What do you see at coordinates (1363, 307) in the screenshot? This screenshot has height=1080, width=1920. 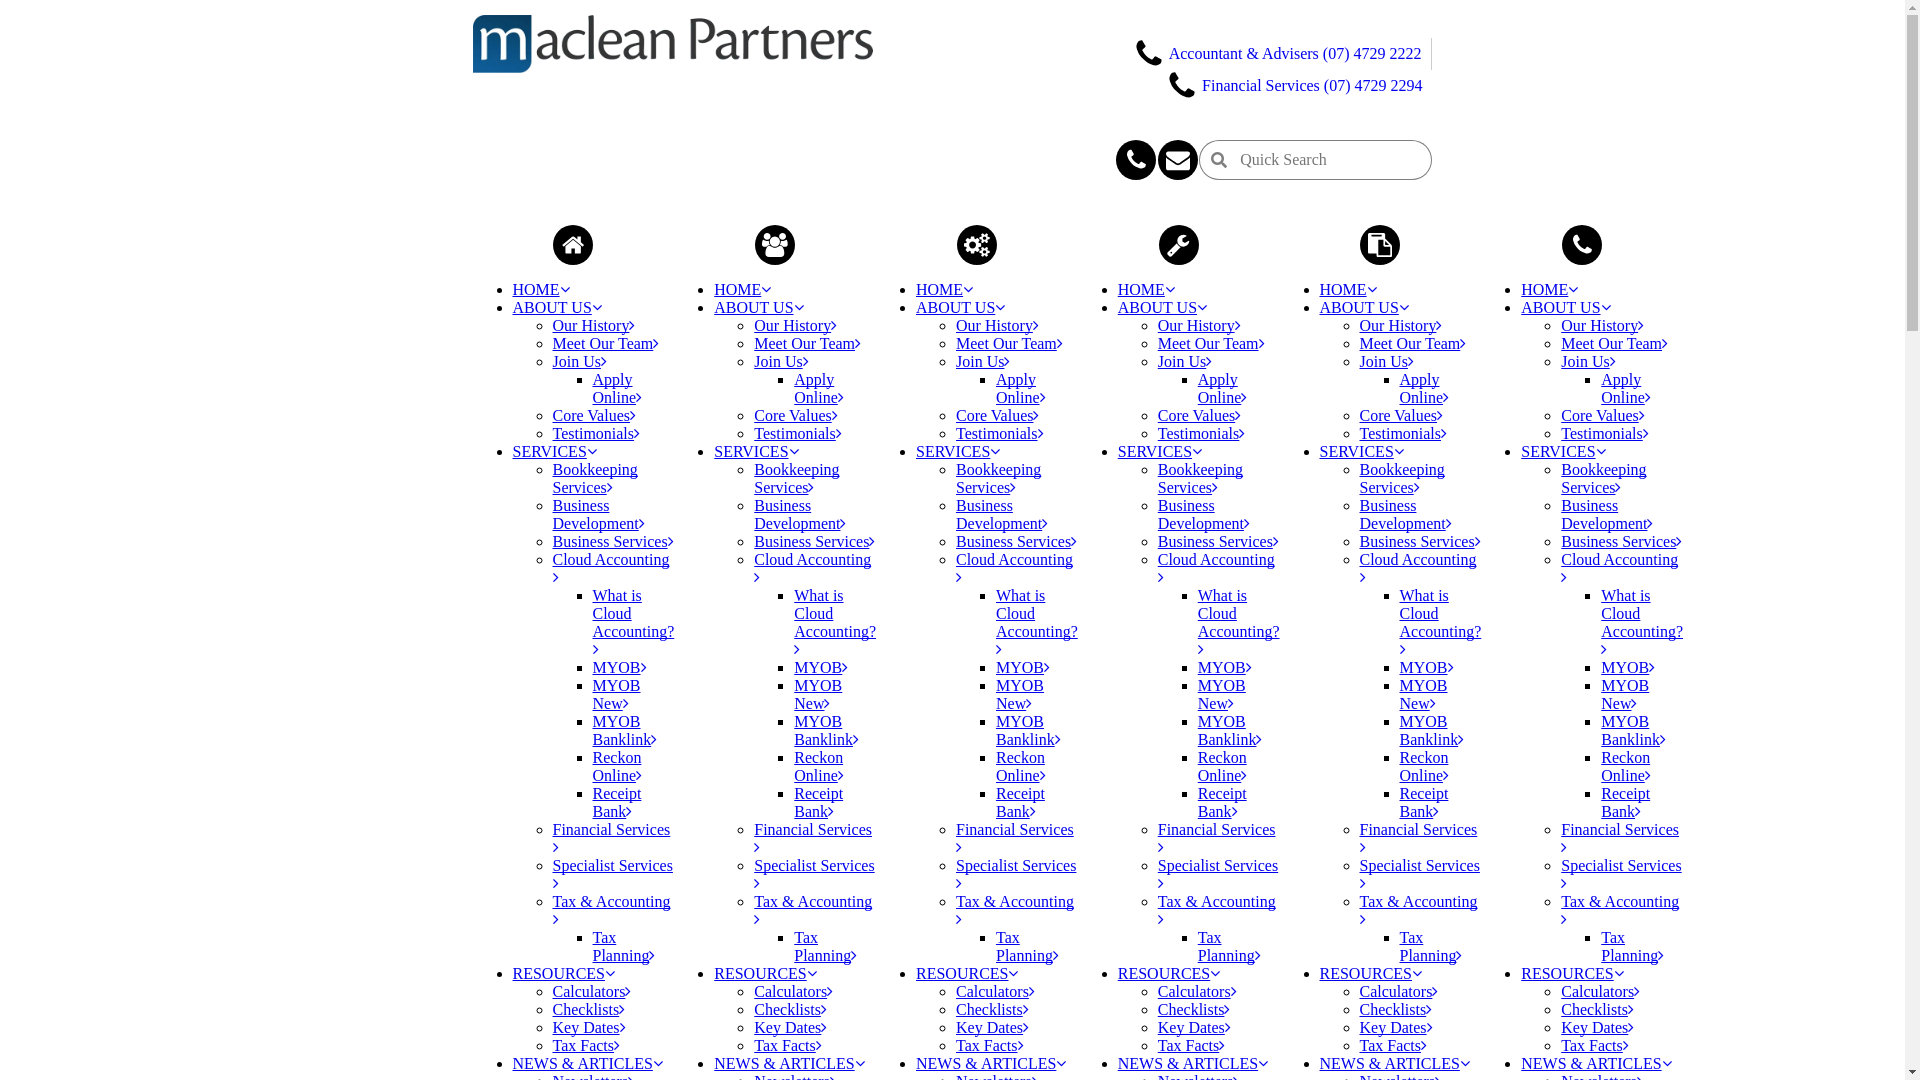 I see `'ABOUT US'` at bounding box center [1363, 307].